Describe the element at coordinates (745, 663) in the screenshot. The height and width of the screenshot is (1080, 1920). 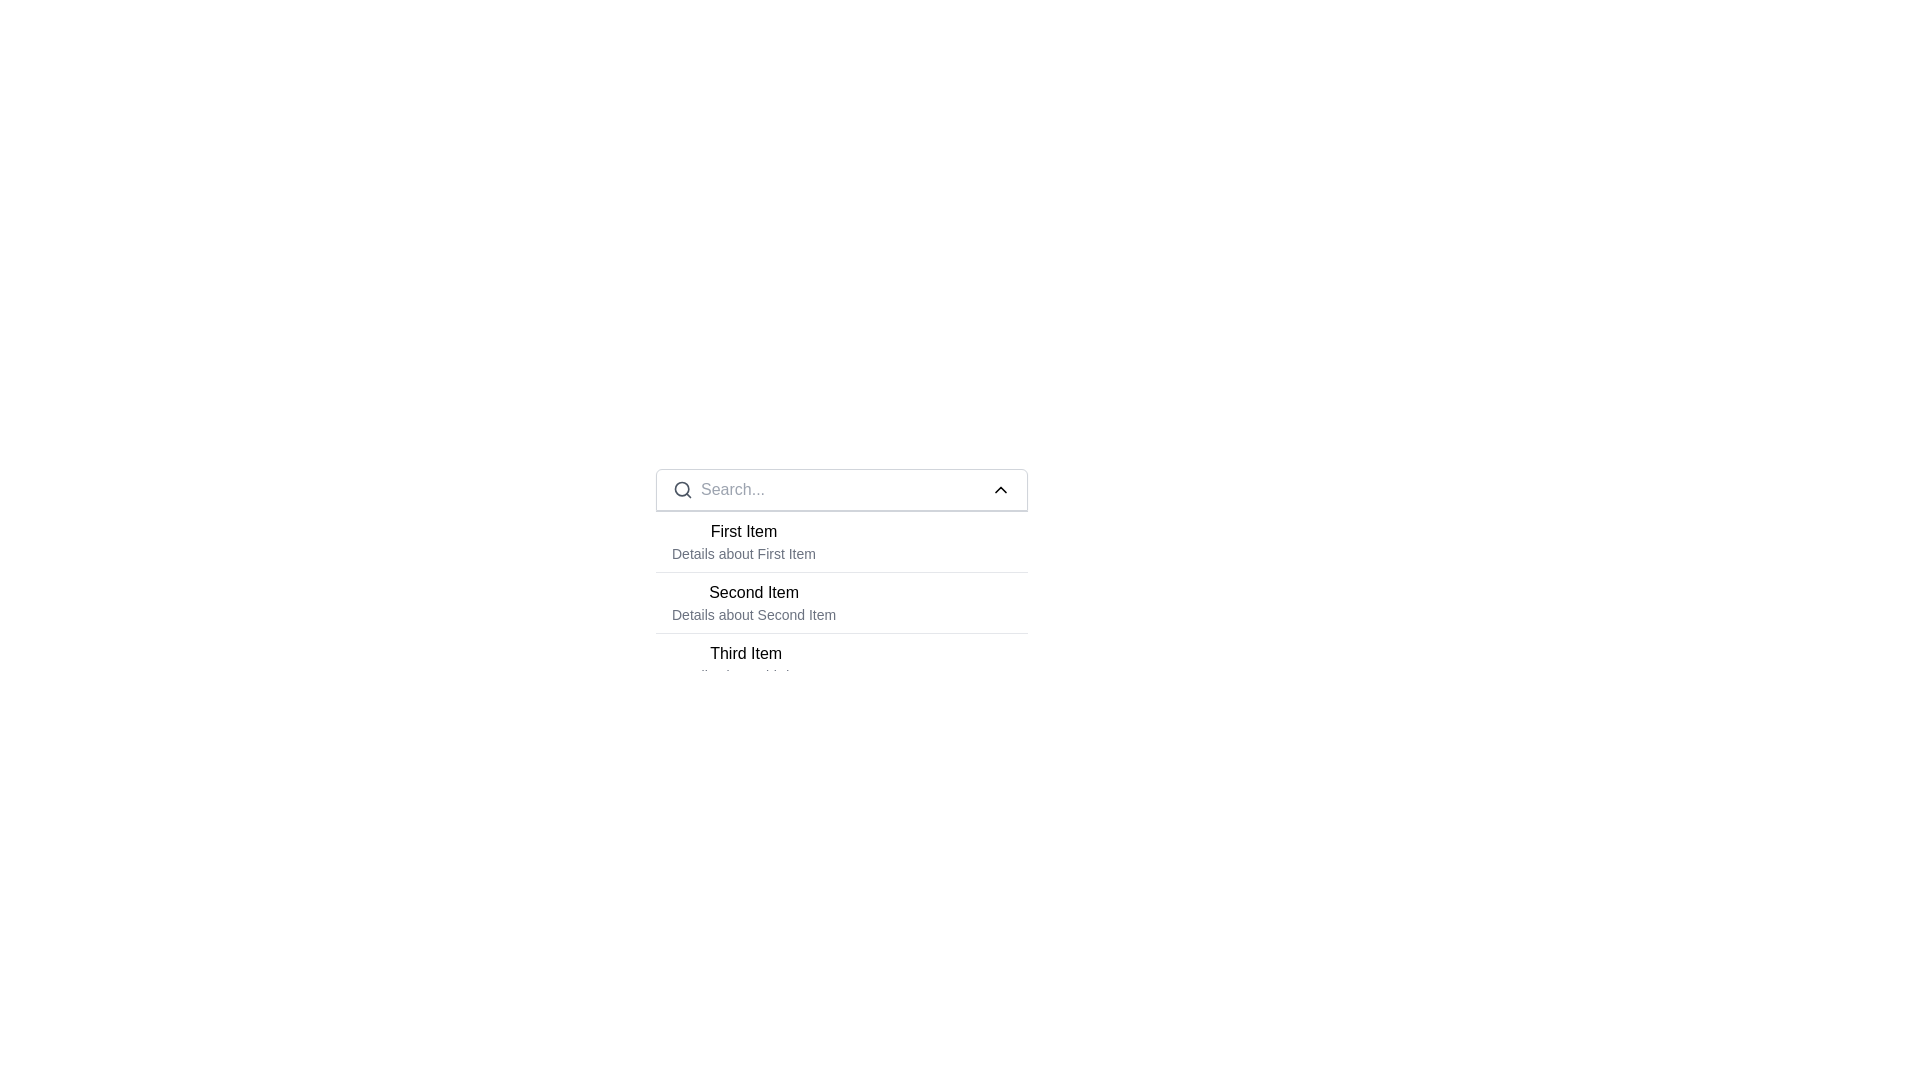
I see `the Text display component that shows information about the 'Third Item', which is positioned below 'Second Item' in a vertically listed group of similar elements` at that location.